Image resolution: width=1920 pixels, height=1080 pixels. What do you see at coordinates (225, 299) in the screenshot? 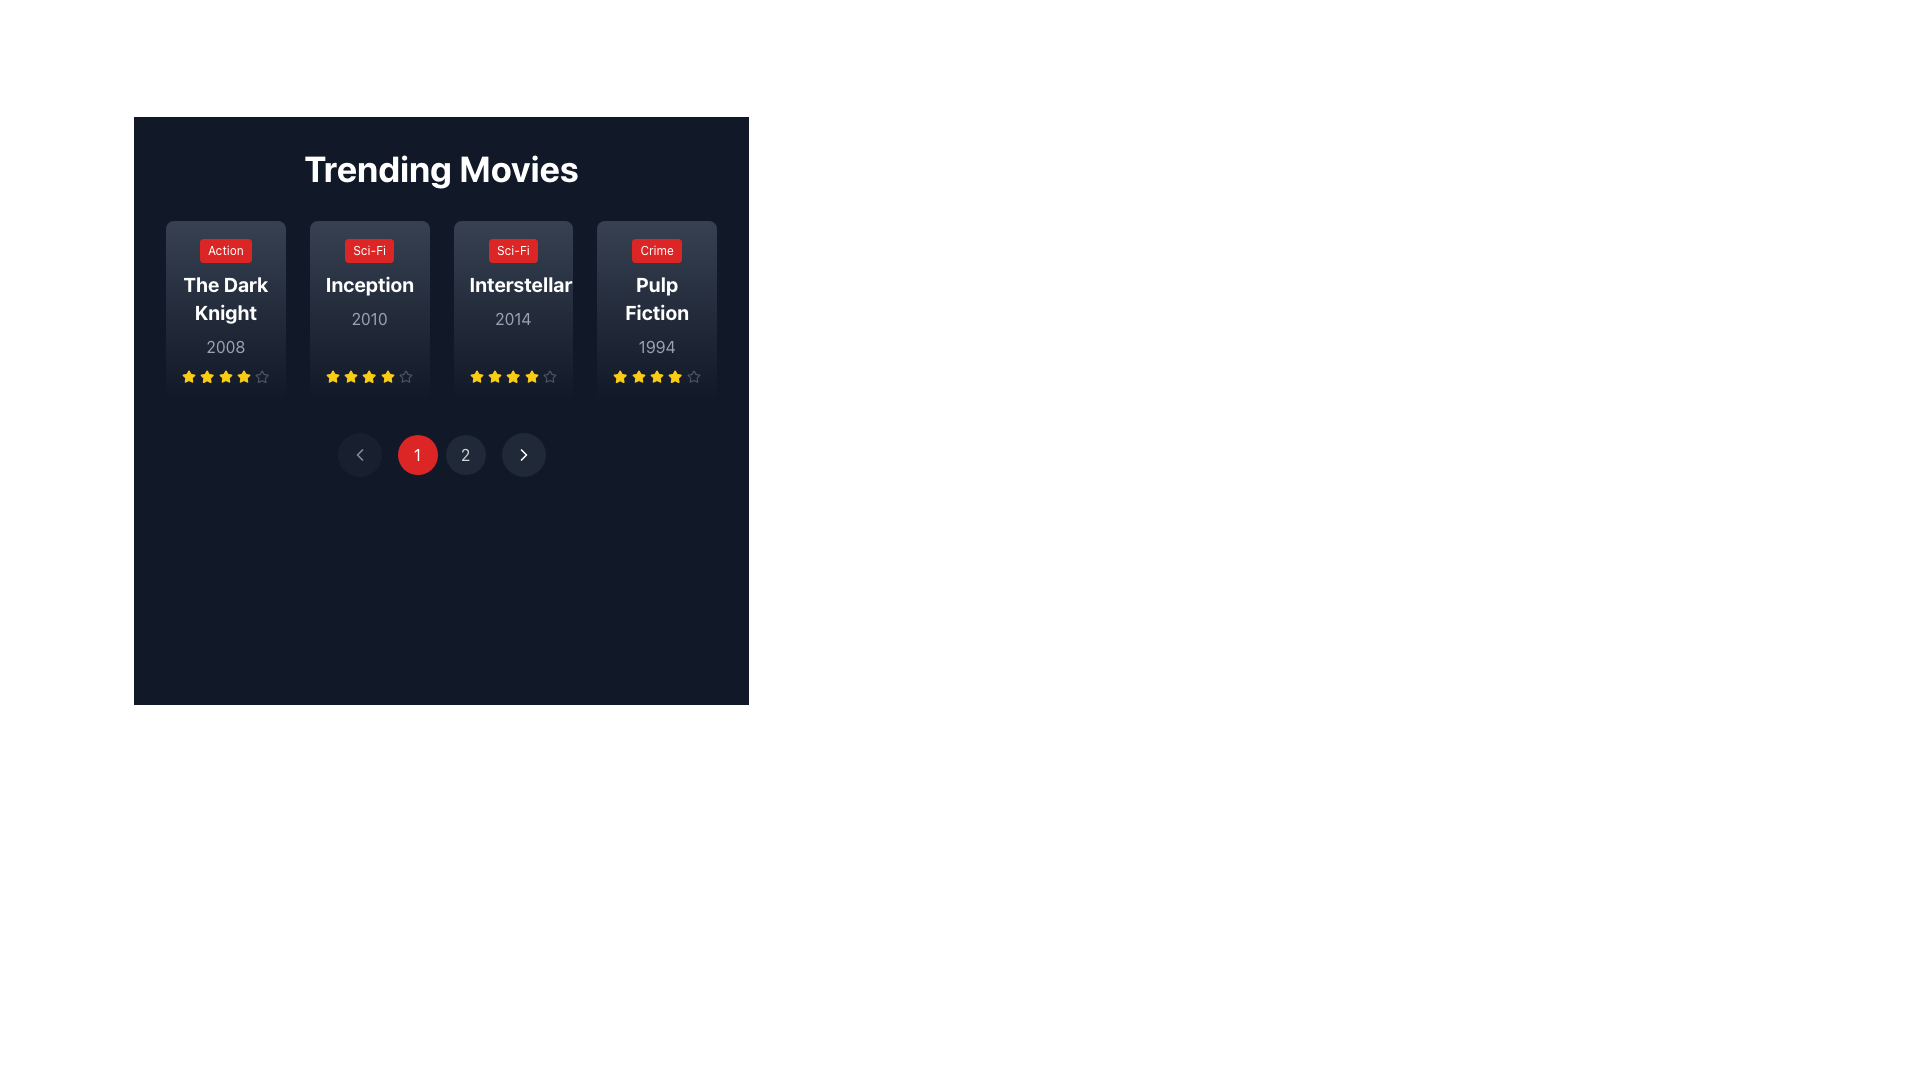
I see `the text heading representing the title of a movie` at bounding box center [225, 299].